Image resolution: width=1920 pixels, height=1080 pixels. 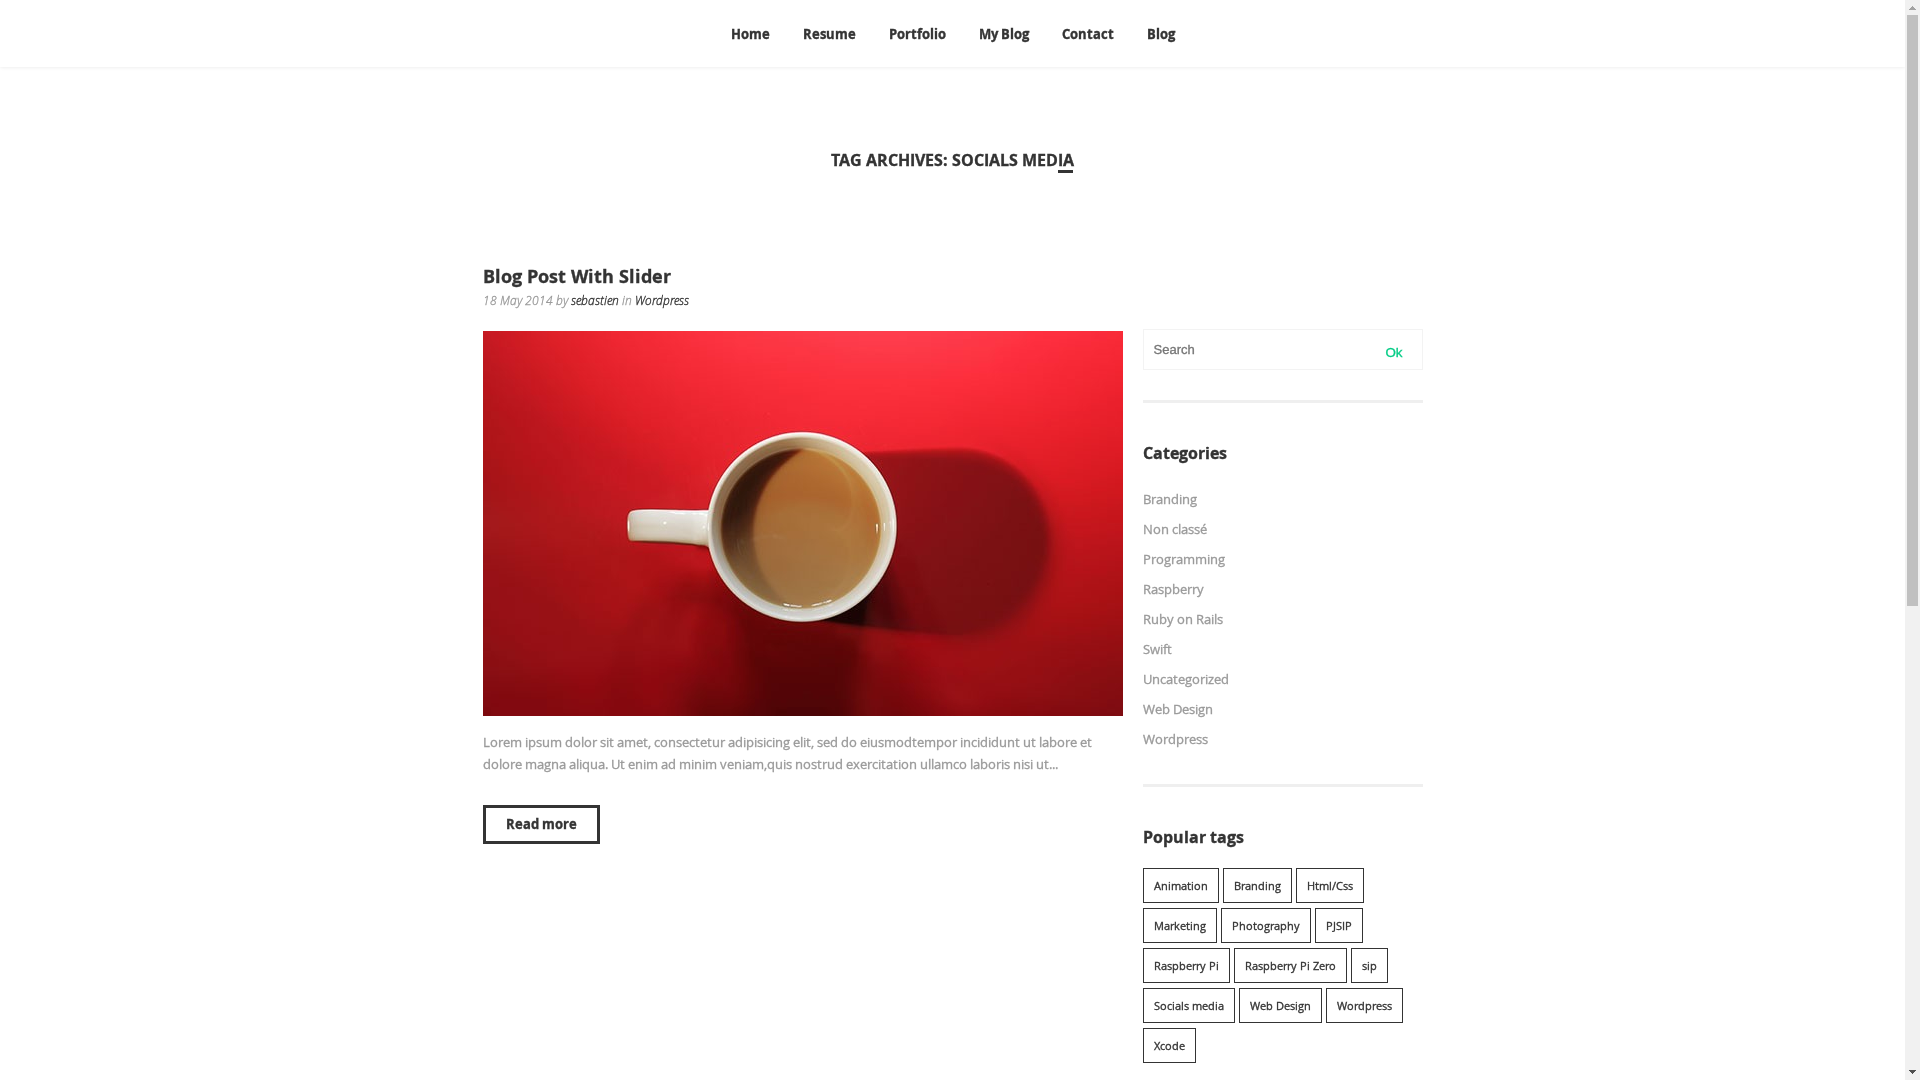 What do you see at coordinates (1290, 964) in the screenshot?
I see `'Raspberry Pi Zero'` at bounding box center [1290, 964].